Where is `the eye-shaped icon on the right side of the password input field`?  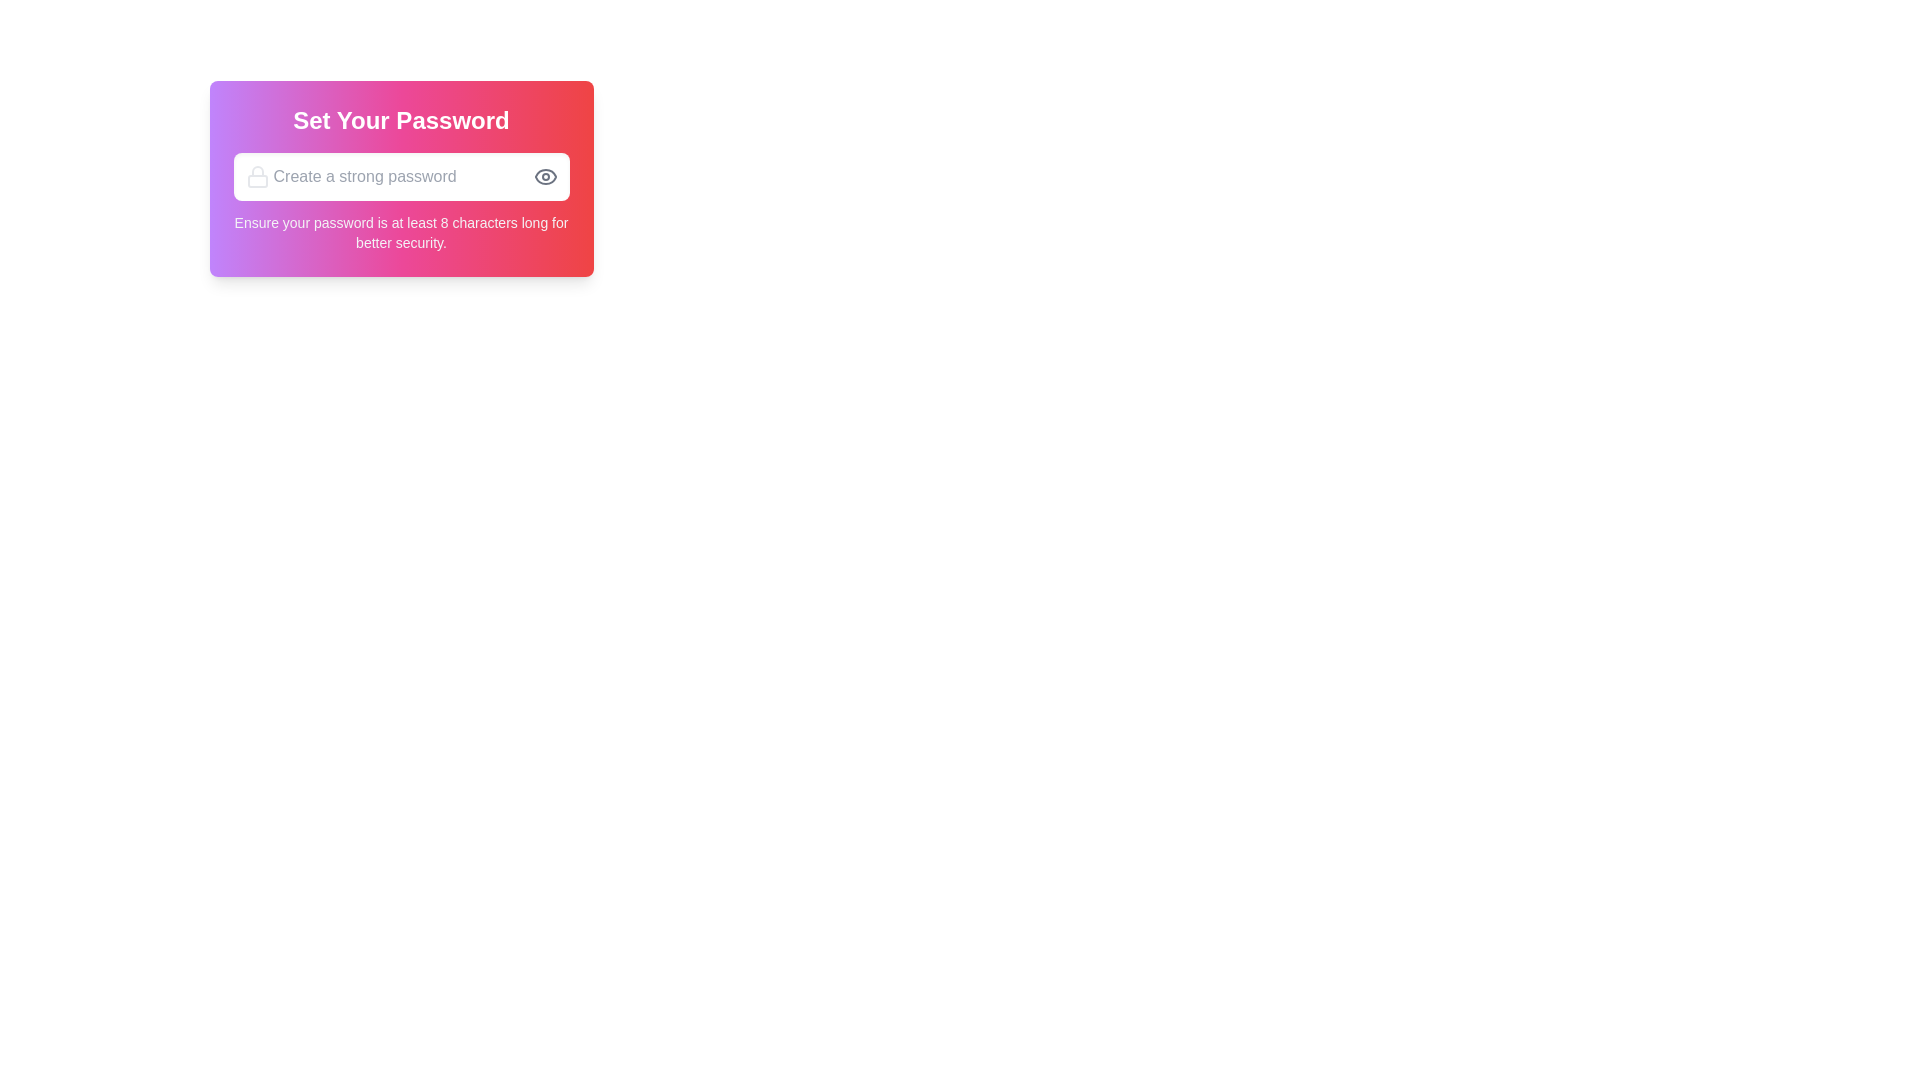
the eye-shaped icon on the right side of the password input field is located at coordinates (545, 176).